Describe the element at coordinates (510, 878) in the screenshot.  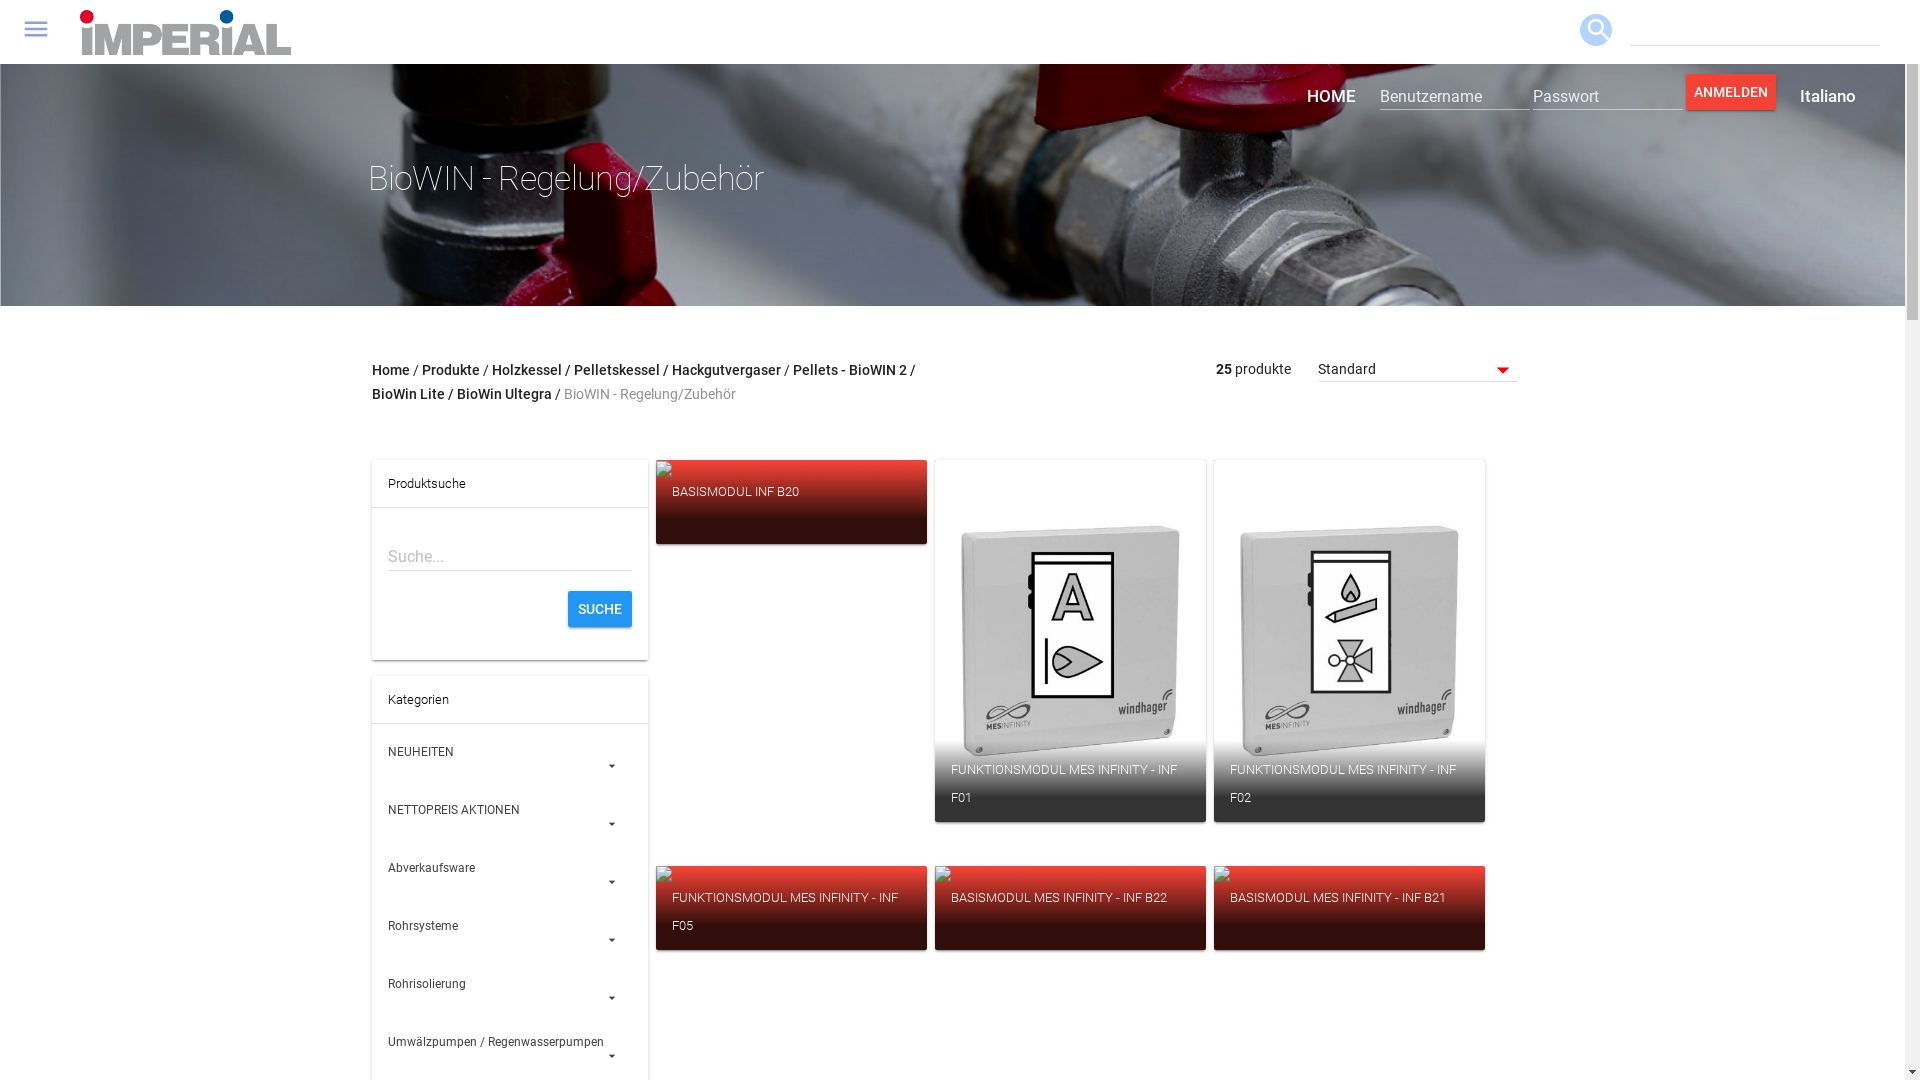
I see `'Abverkaufsware` at that location.